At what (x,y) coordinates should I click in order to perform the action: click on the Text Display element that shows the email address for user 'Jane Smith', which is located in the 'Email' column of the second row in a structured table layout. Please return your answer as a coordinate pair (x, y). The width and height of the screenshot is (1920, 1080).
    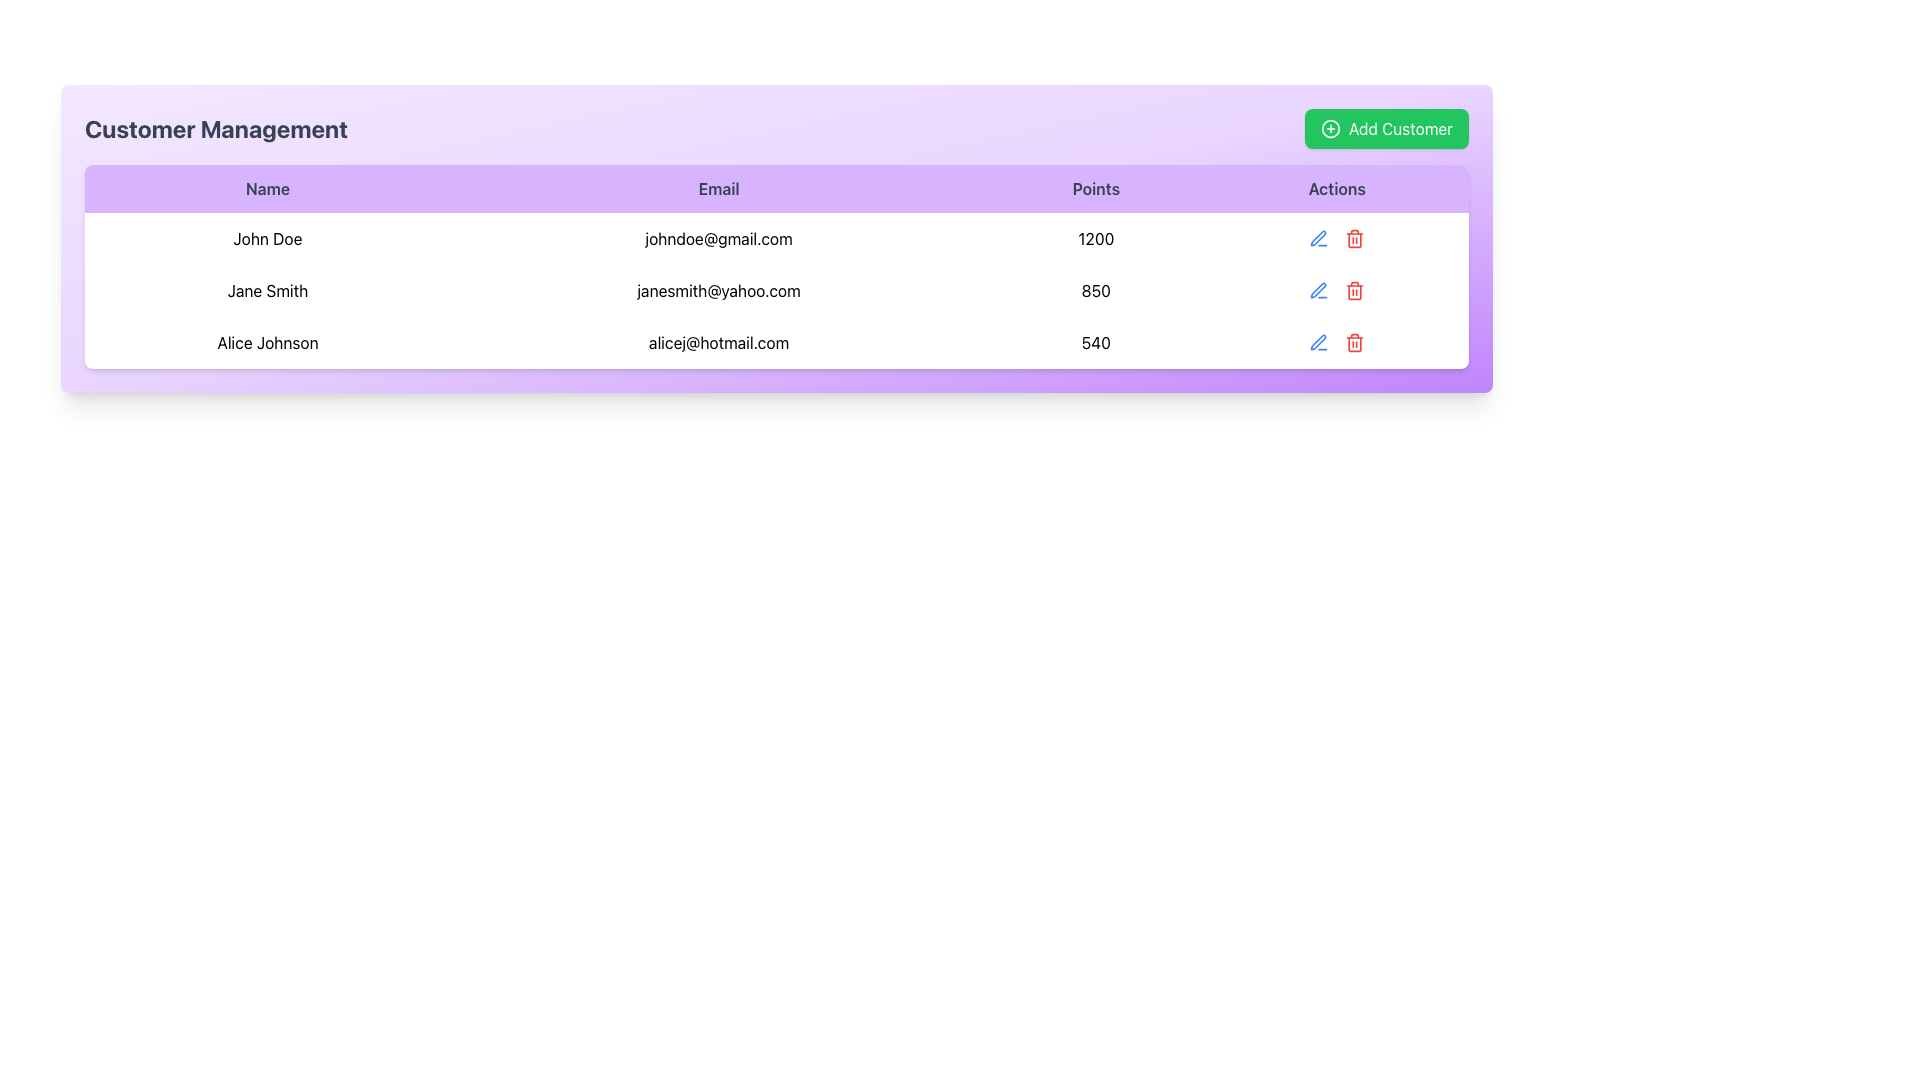
    Looking at the image, I should click on (719, 290).